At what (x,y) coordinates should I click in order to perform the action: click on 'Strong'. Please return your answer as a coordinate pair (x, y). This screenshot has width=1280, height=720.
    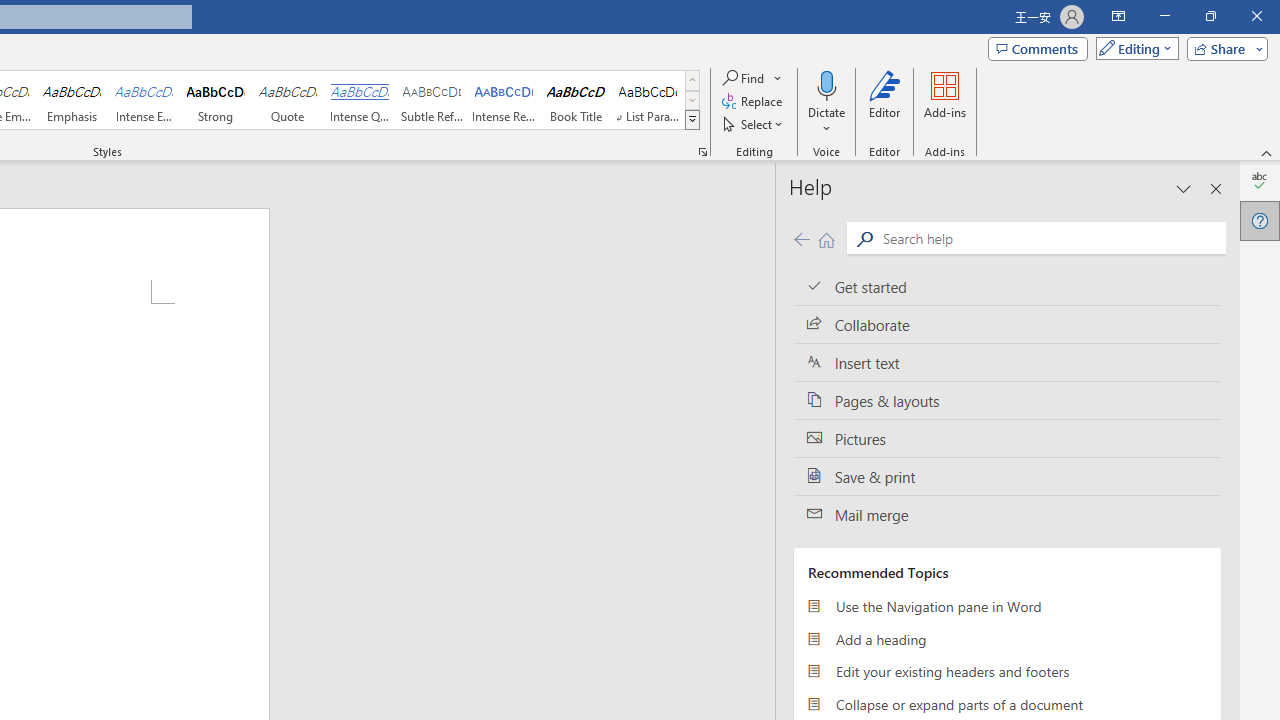
    Looking at the image, I should click on (216, 100).